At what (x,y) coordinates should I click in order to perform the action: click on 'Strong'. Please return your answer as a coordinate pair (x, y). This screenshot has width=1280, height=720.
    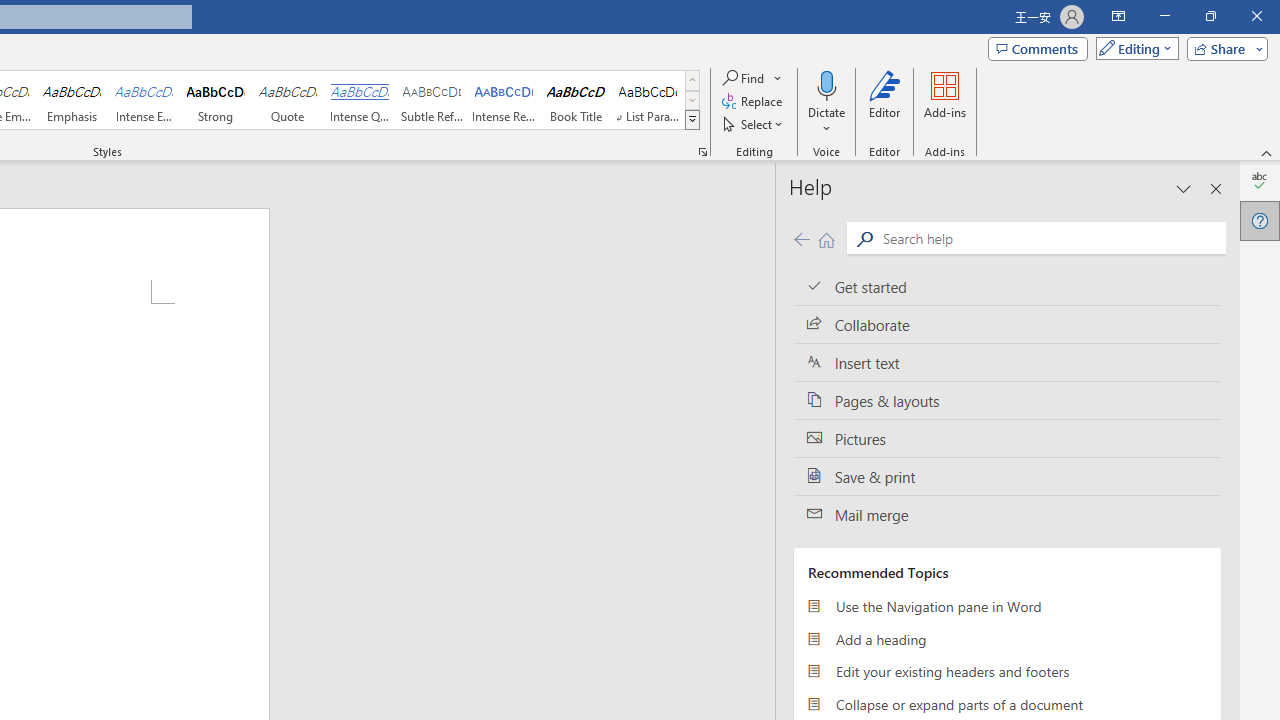
    Looking at the image, I should click on (216, 100).